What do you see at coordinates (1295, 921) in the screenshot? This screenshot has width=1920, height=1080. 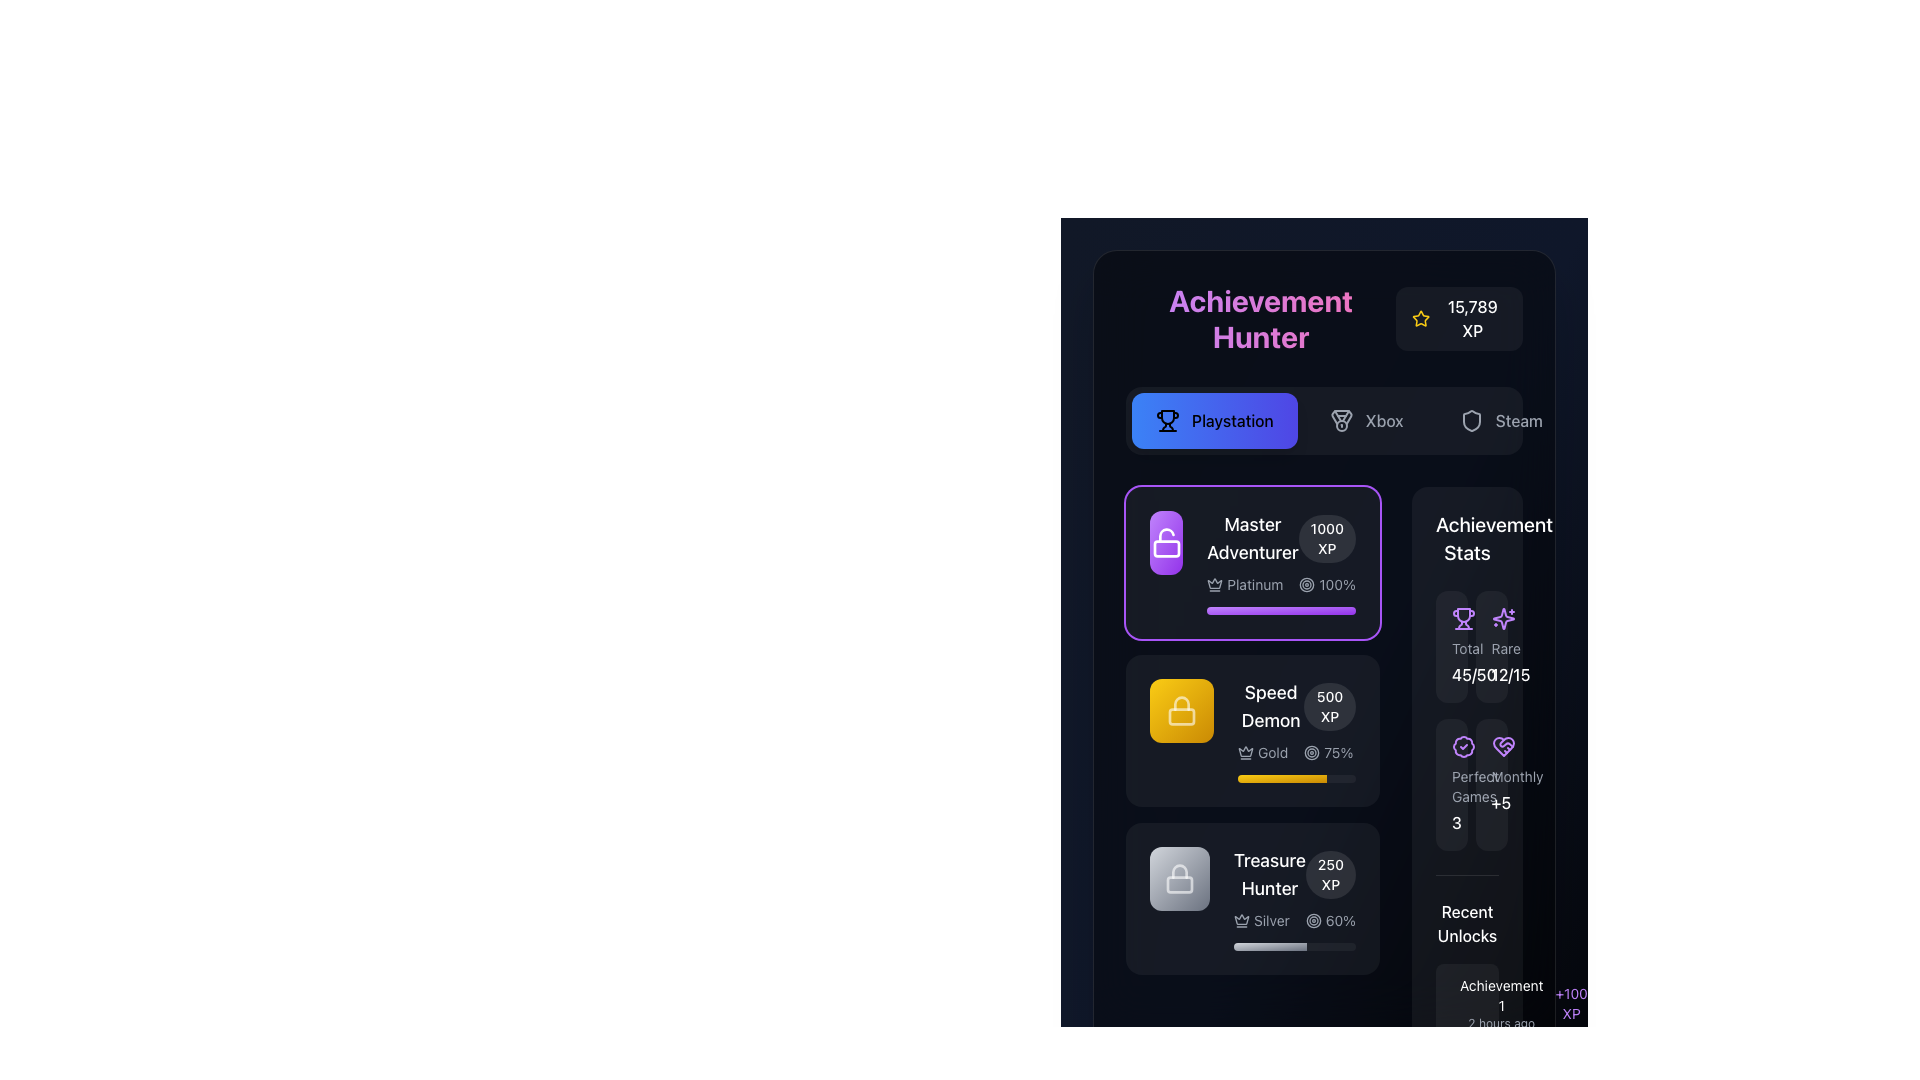 I see `structure of the label displaying a medal and percentage completion for the 'Treasure Hunter' achievement, located beneath '250 XP' and above a progress bar` at bounding box center [1295, 921].